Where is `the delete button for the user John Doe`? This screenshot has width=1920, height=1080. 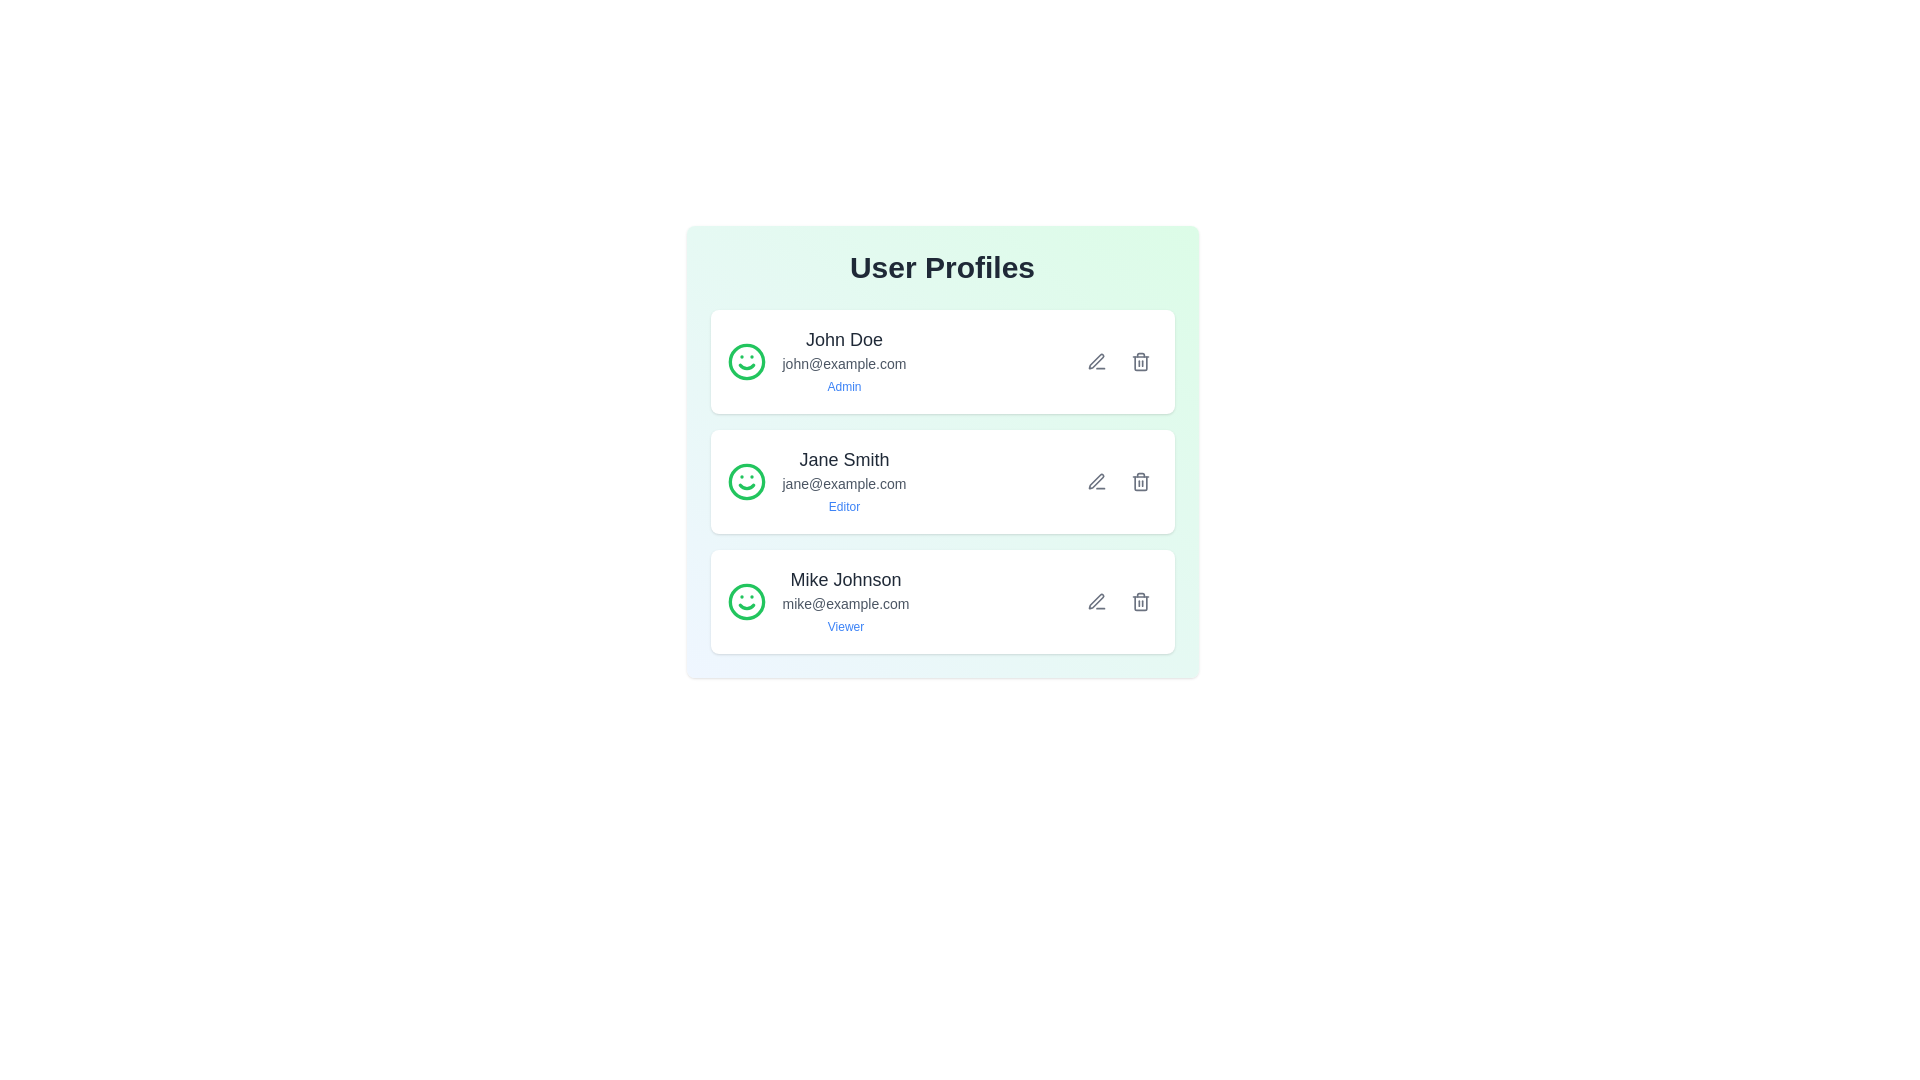 the delete button for the user John Doe is located at coordinates (1140, 362).